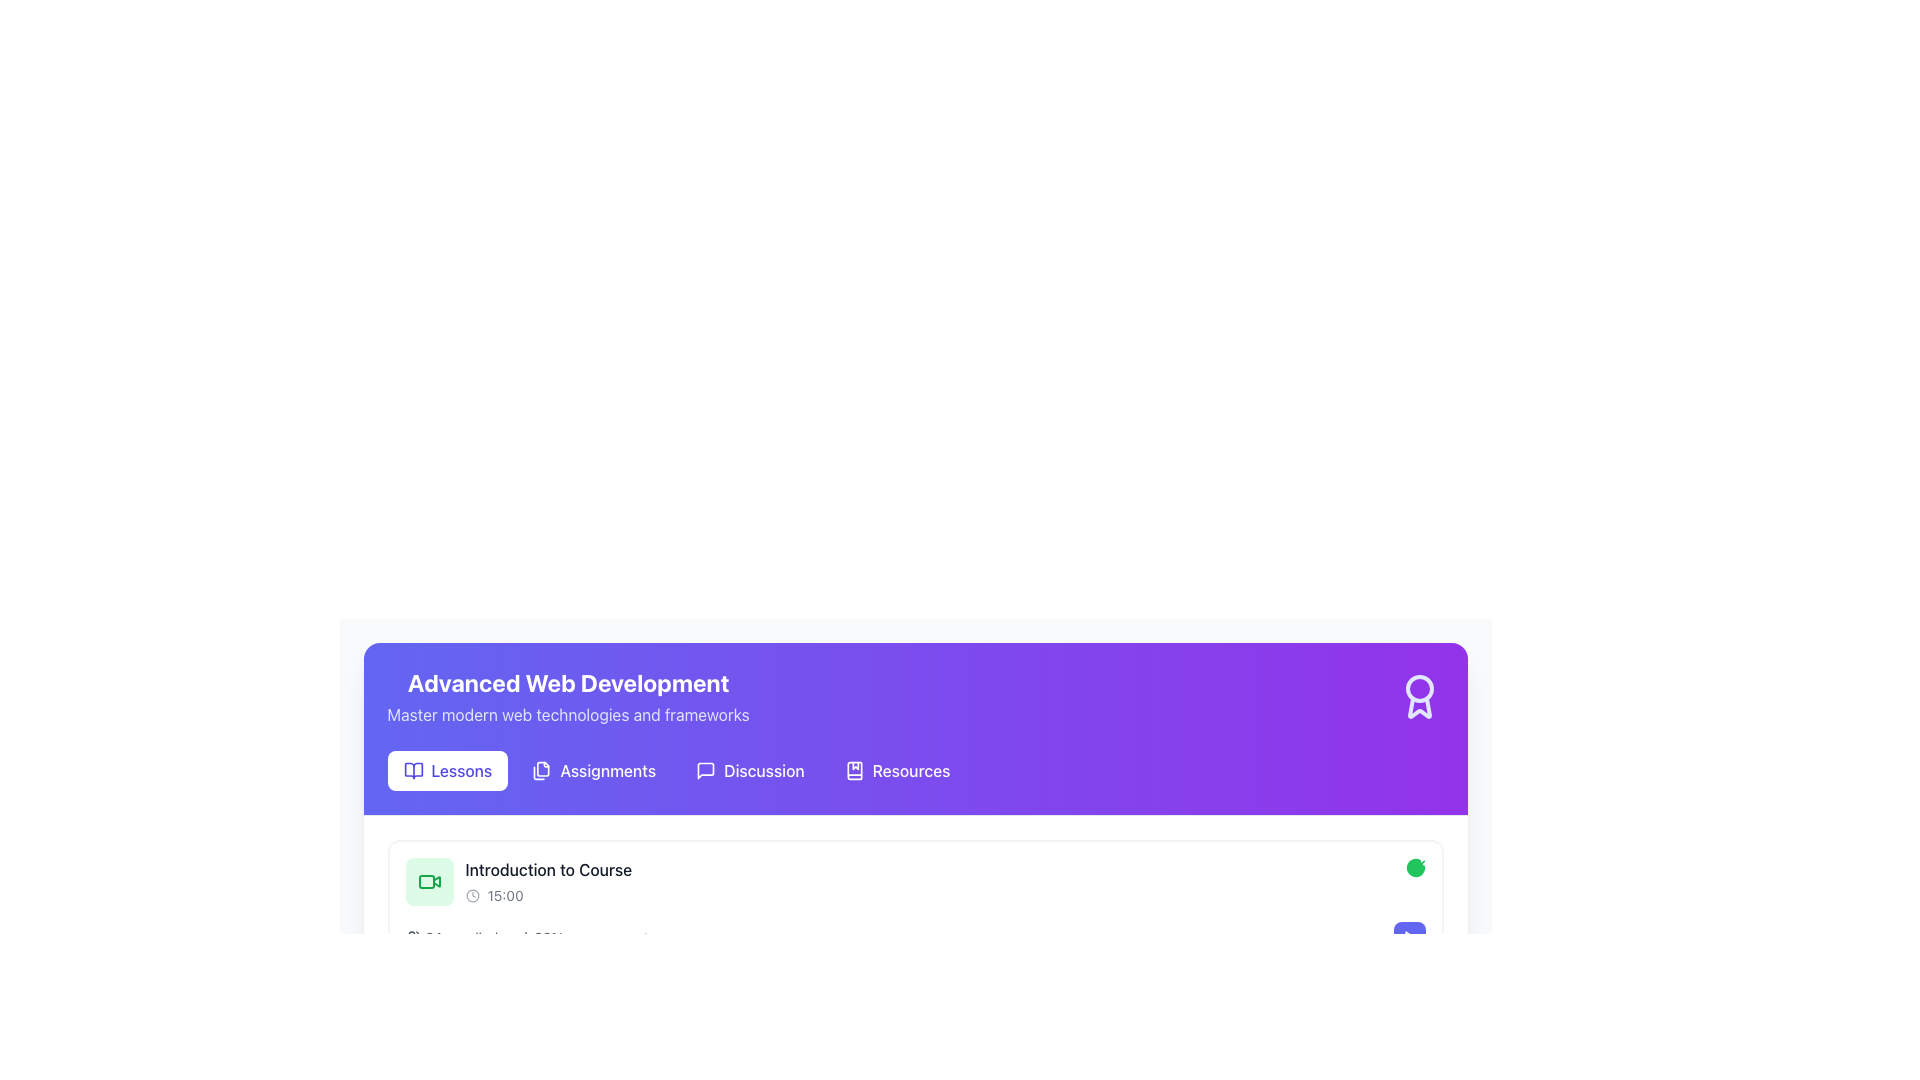 Image resolution: width=1920 pixels, height=1080 pixels. Describe the element at coordinates (896, 770) in the screenshot. I see `the 'Resources' button, which features a book with a bookmark icon and white text on a purple background` at that location.